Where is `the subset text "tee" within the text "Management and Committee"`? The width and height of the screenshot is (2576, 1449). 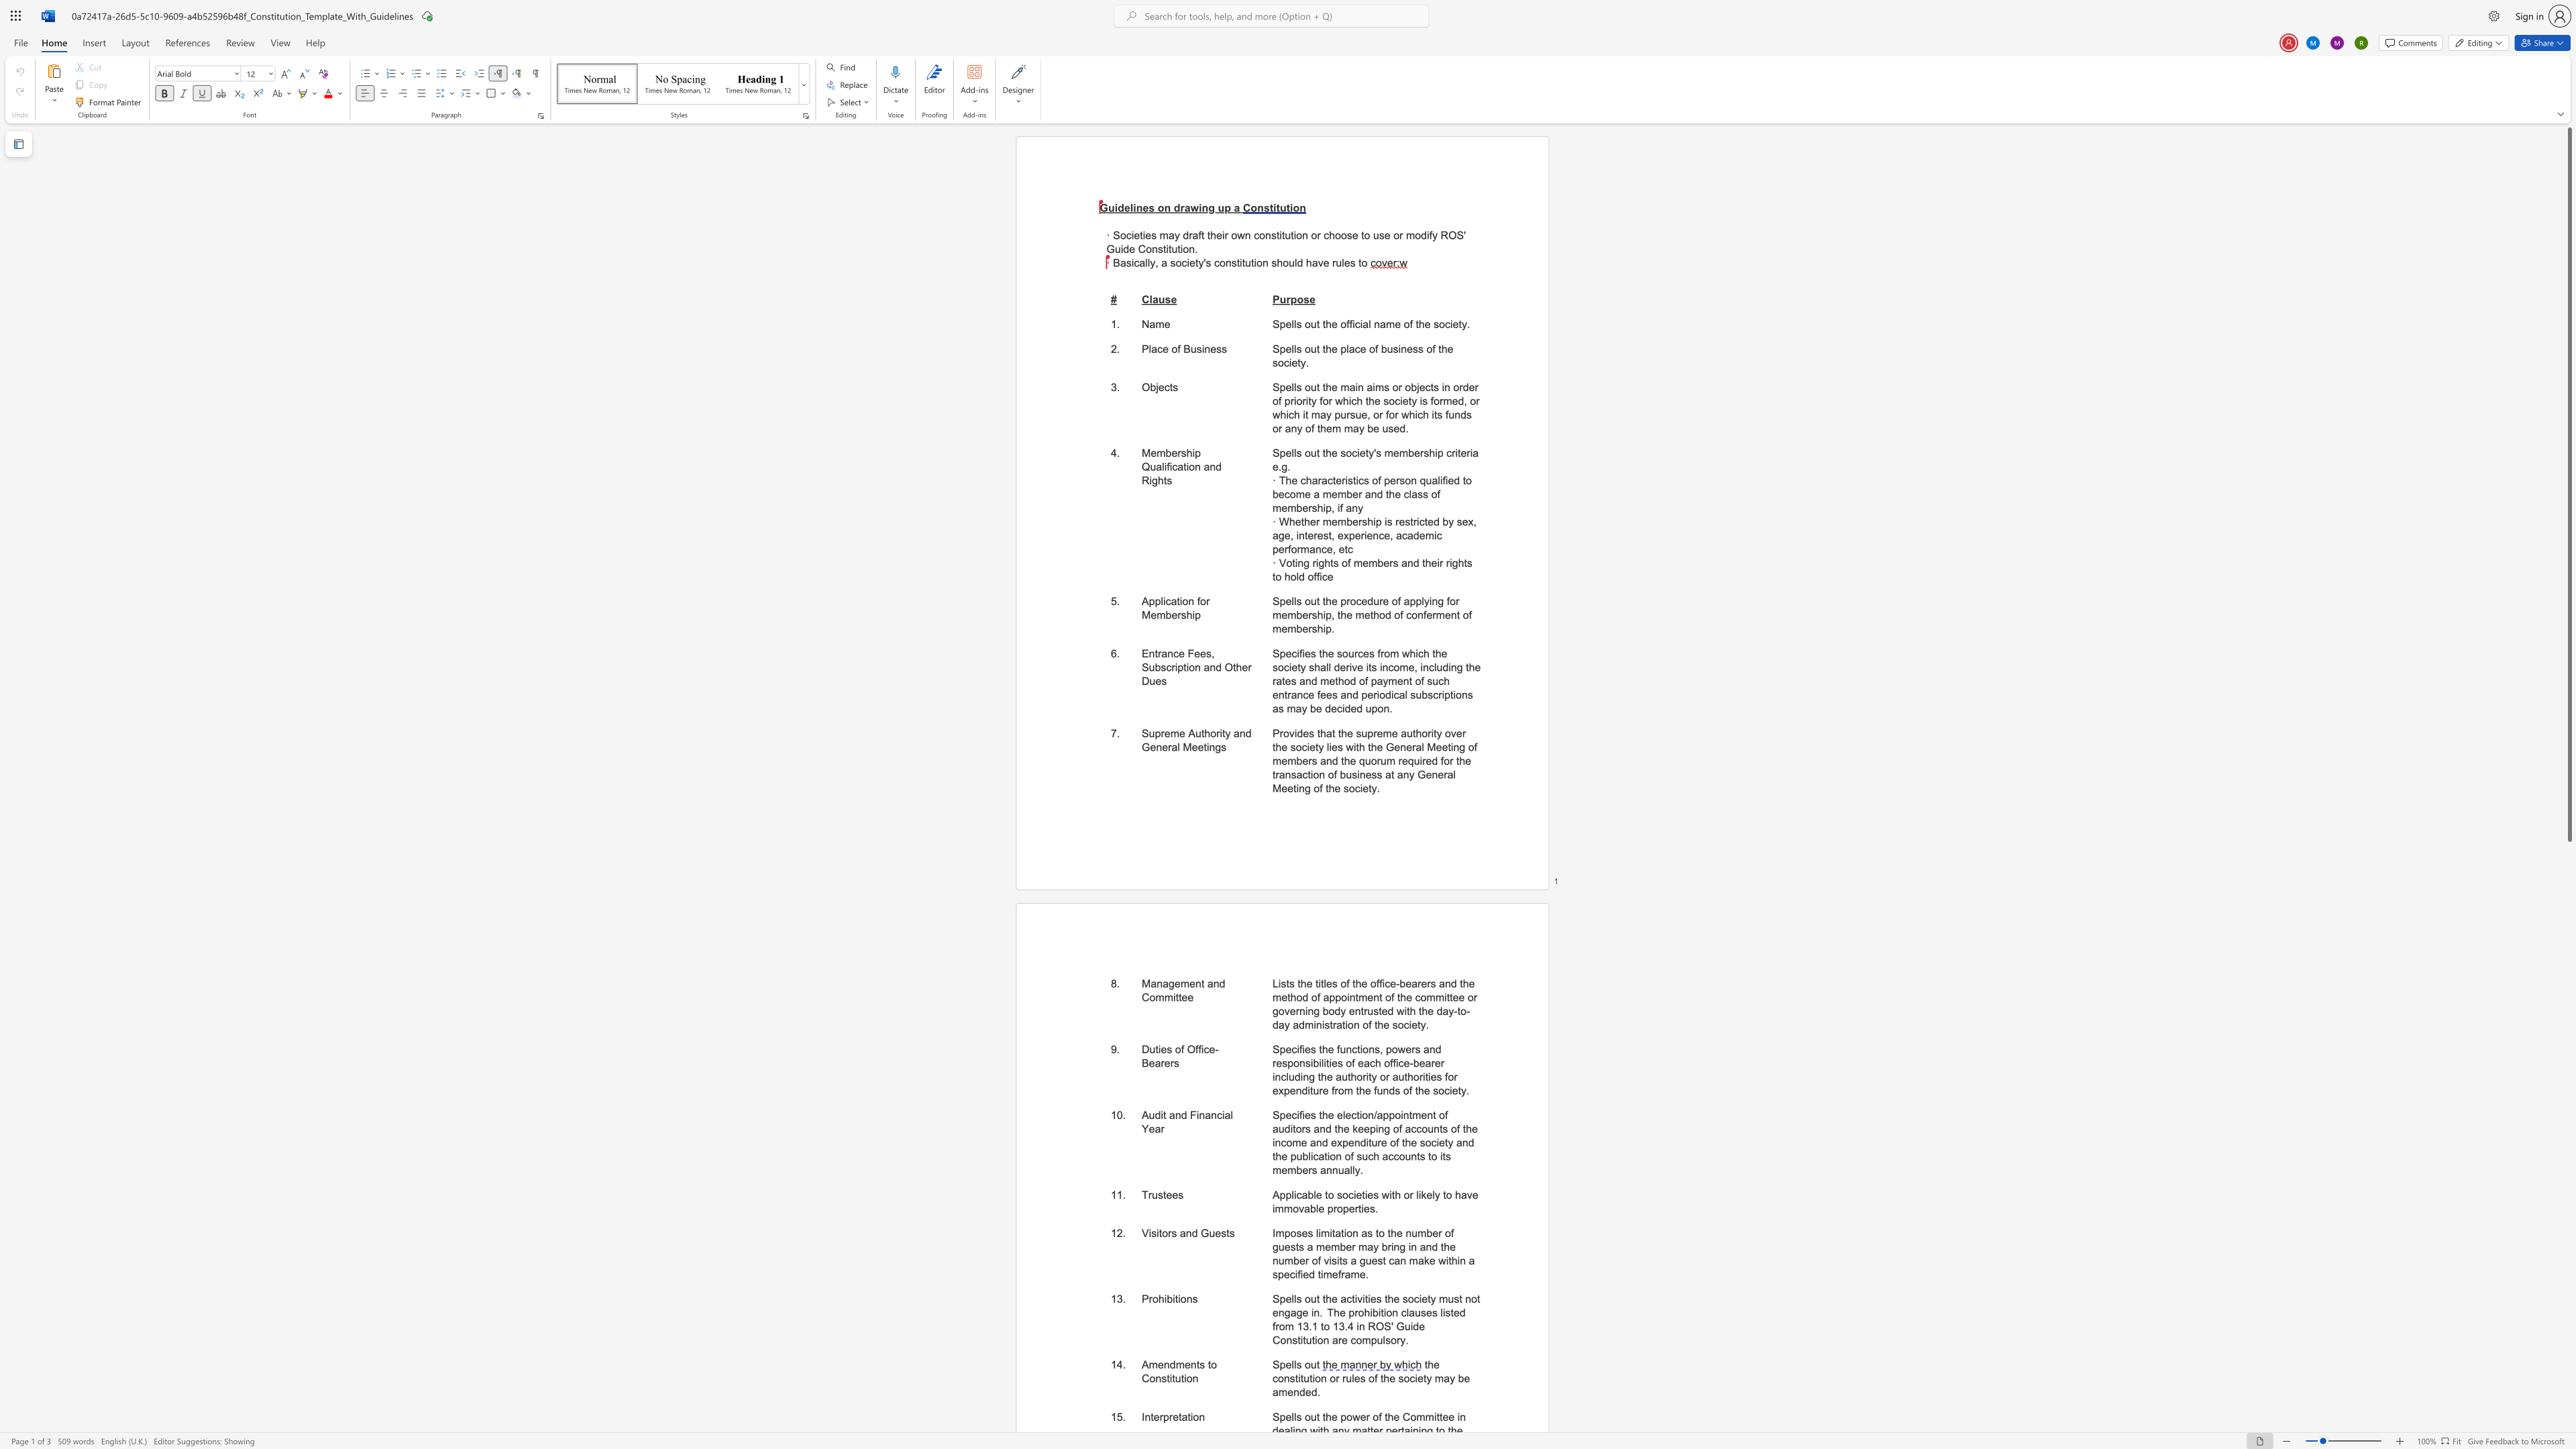
the subset text "tee" within the text "Management and Committee" is located at coordinates (1177, 996).